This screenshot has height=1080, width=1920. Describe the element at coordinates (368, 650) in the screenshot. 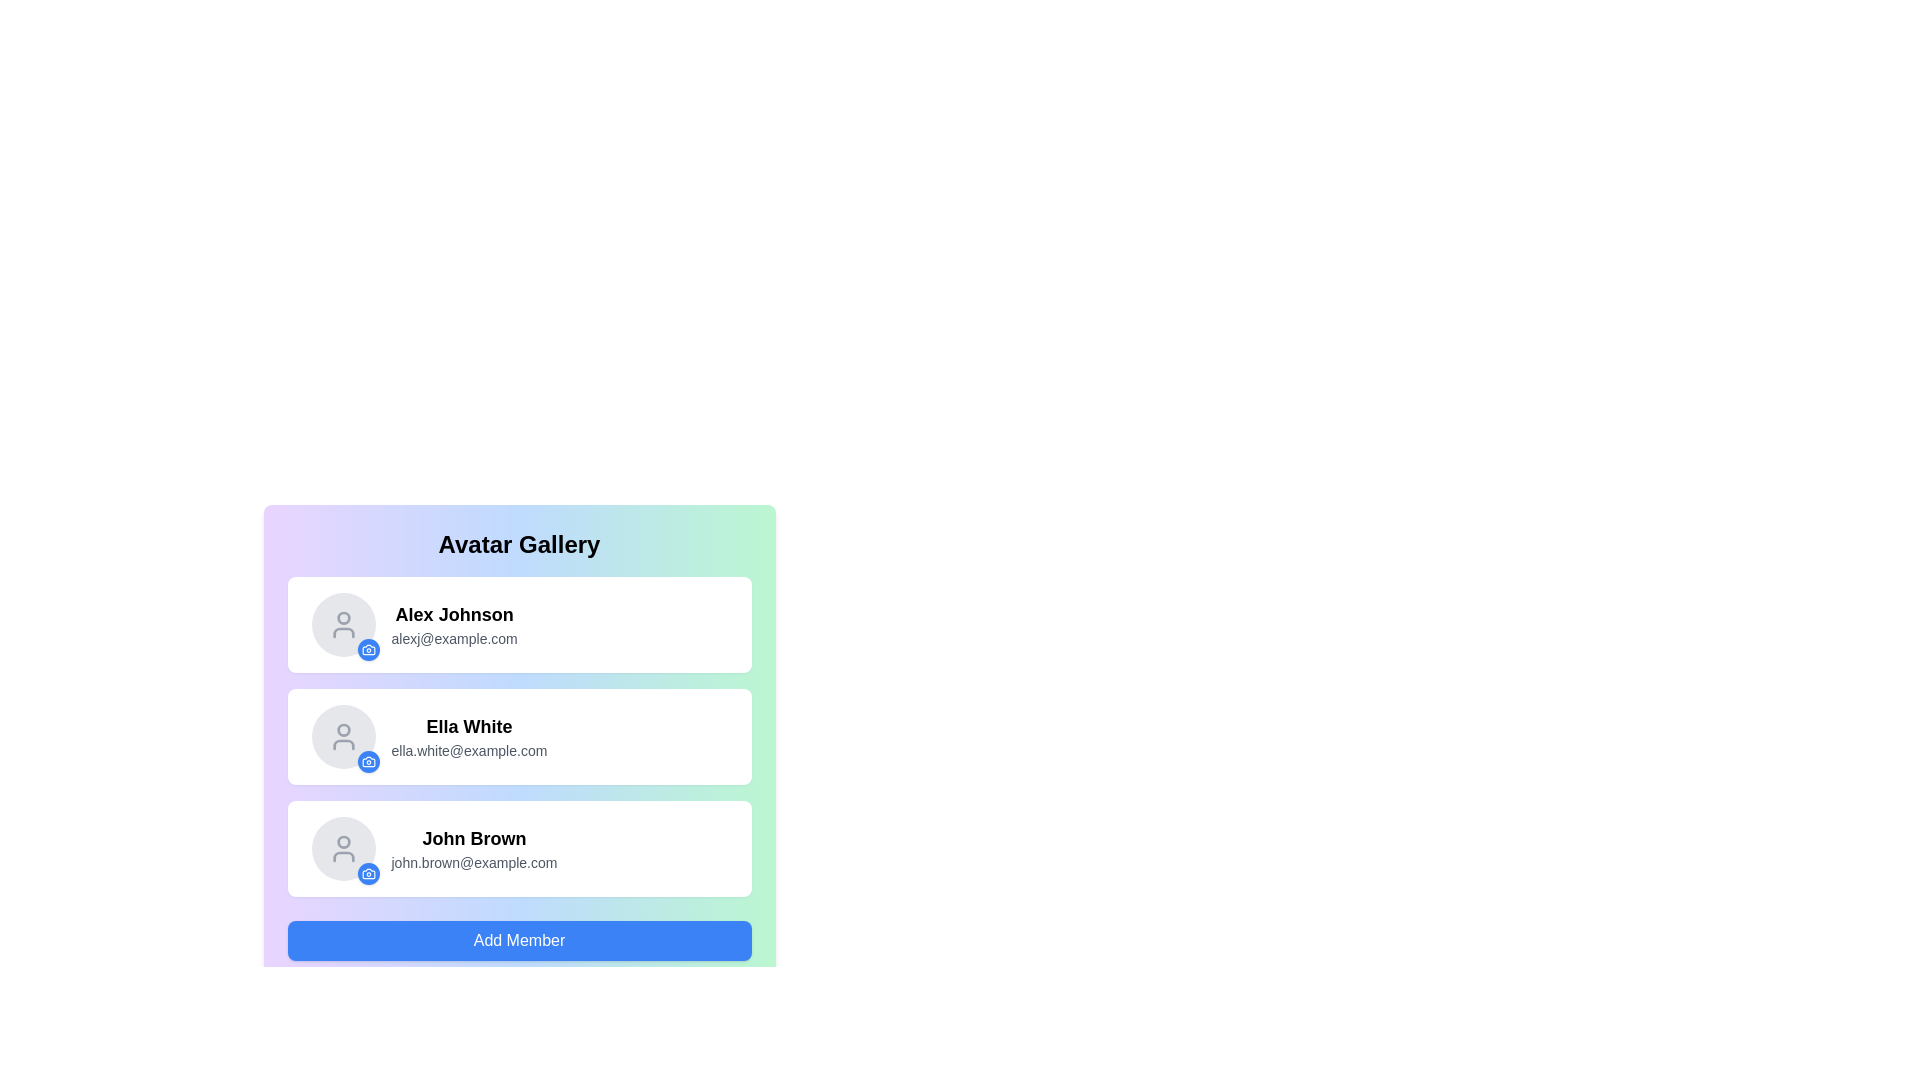

I see `the camera icon located at the bottom-right of the user's avatar block in the gallery` at that location.